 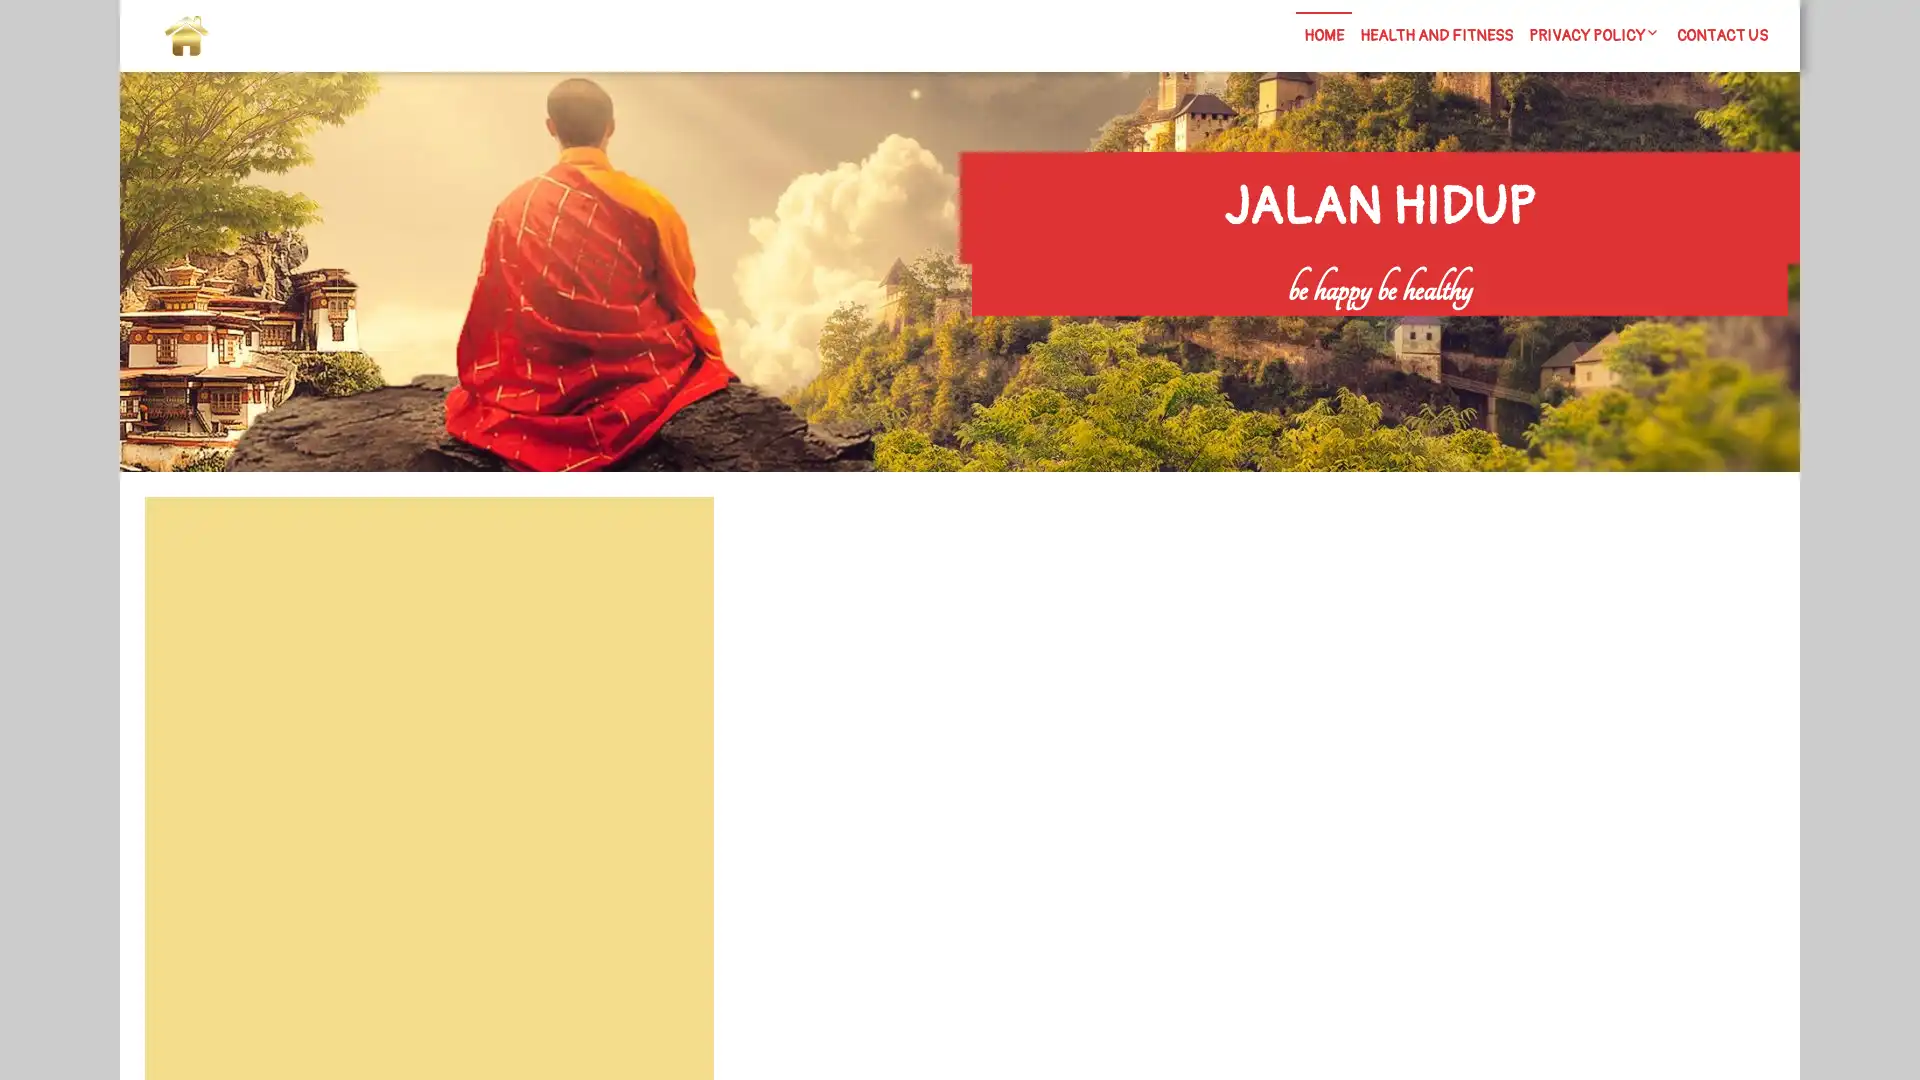 I want to click on Search, so click(x=667, y=545).